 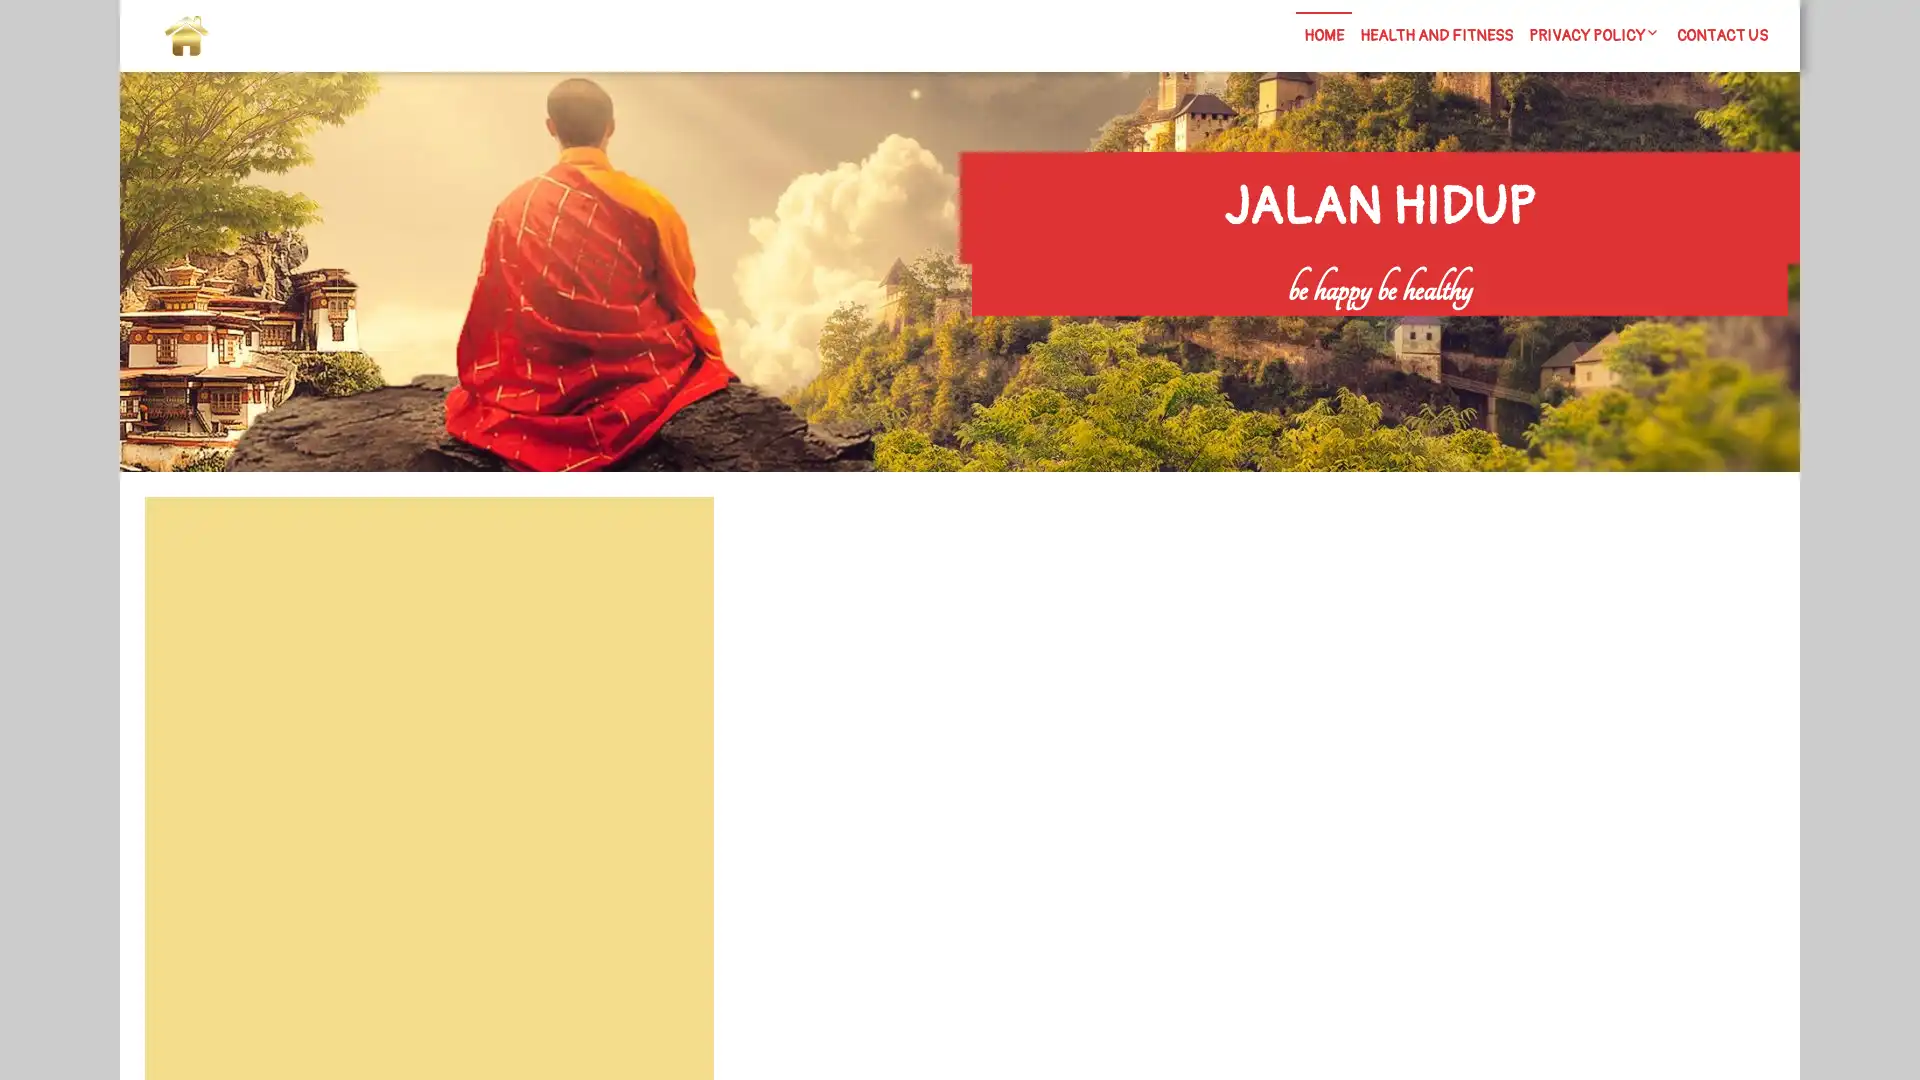 I want to click on Search, so click(x=667, y=545).